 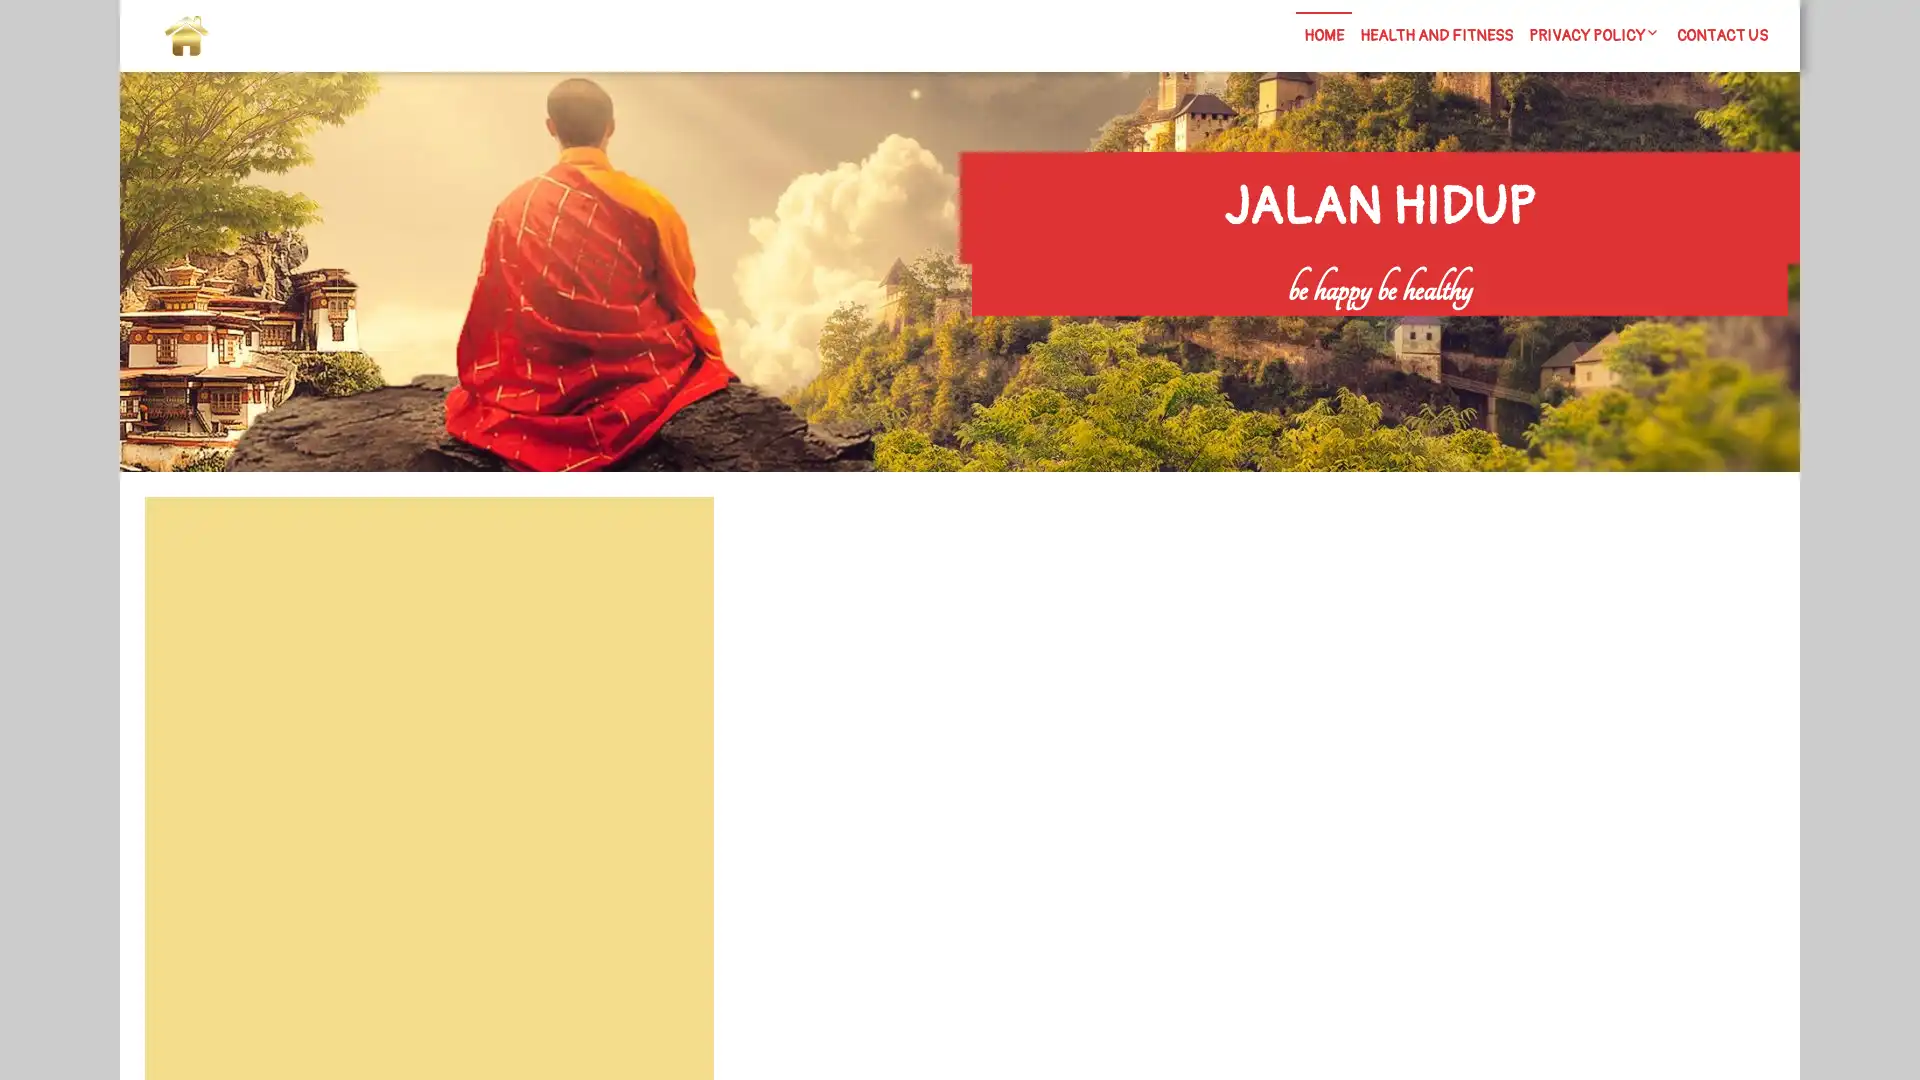 I want to click on Search, so click(x=667, y=545).